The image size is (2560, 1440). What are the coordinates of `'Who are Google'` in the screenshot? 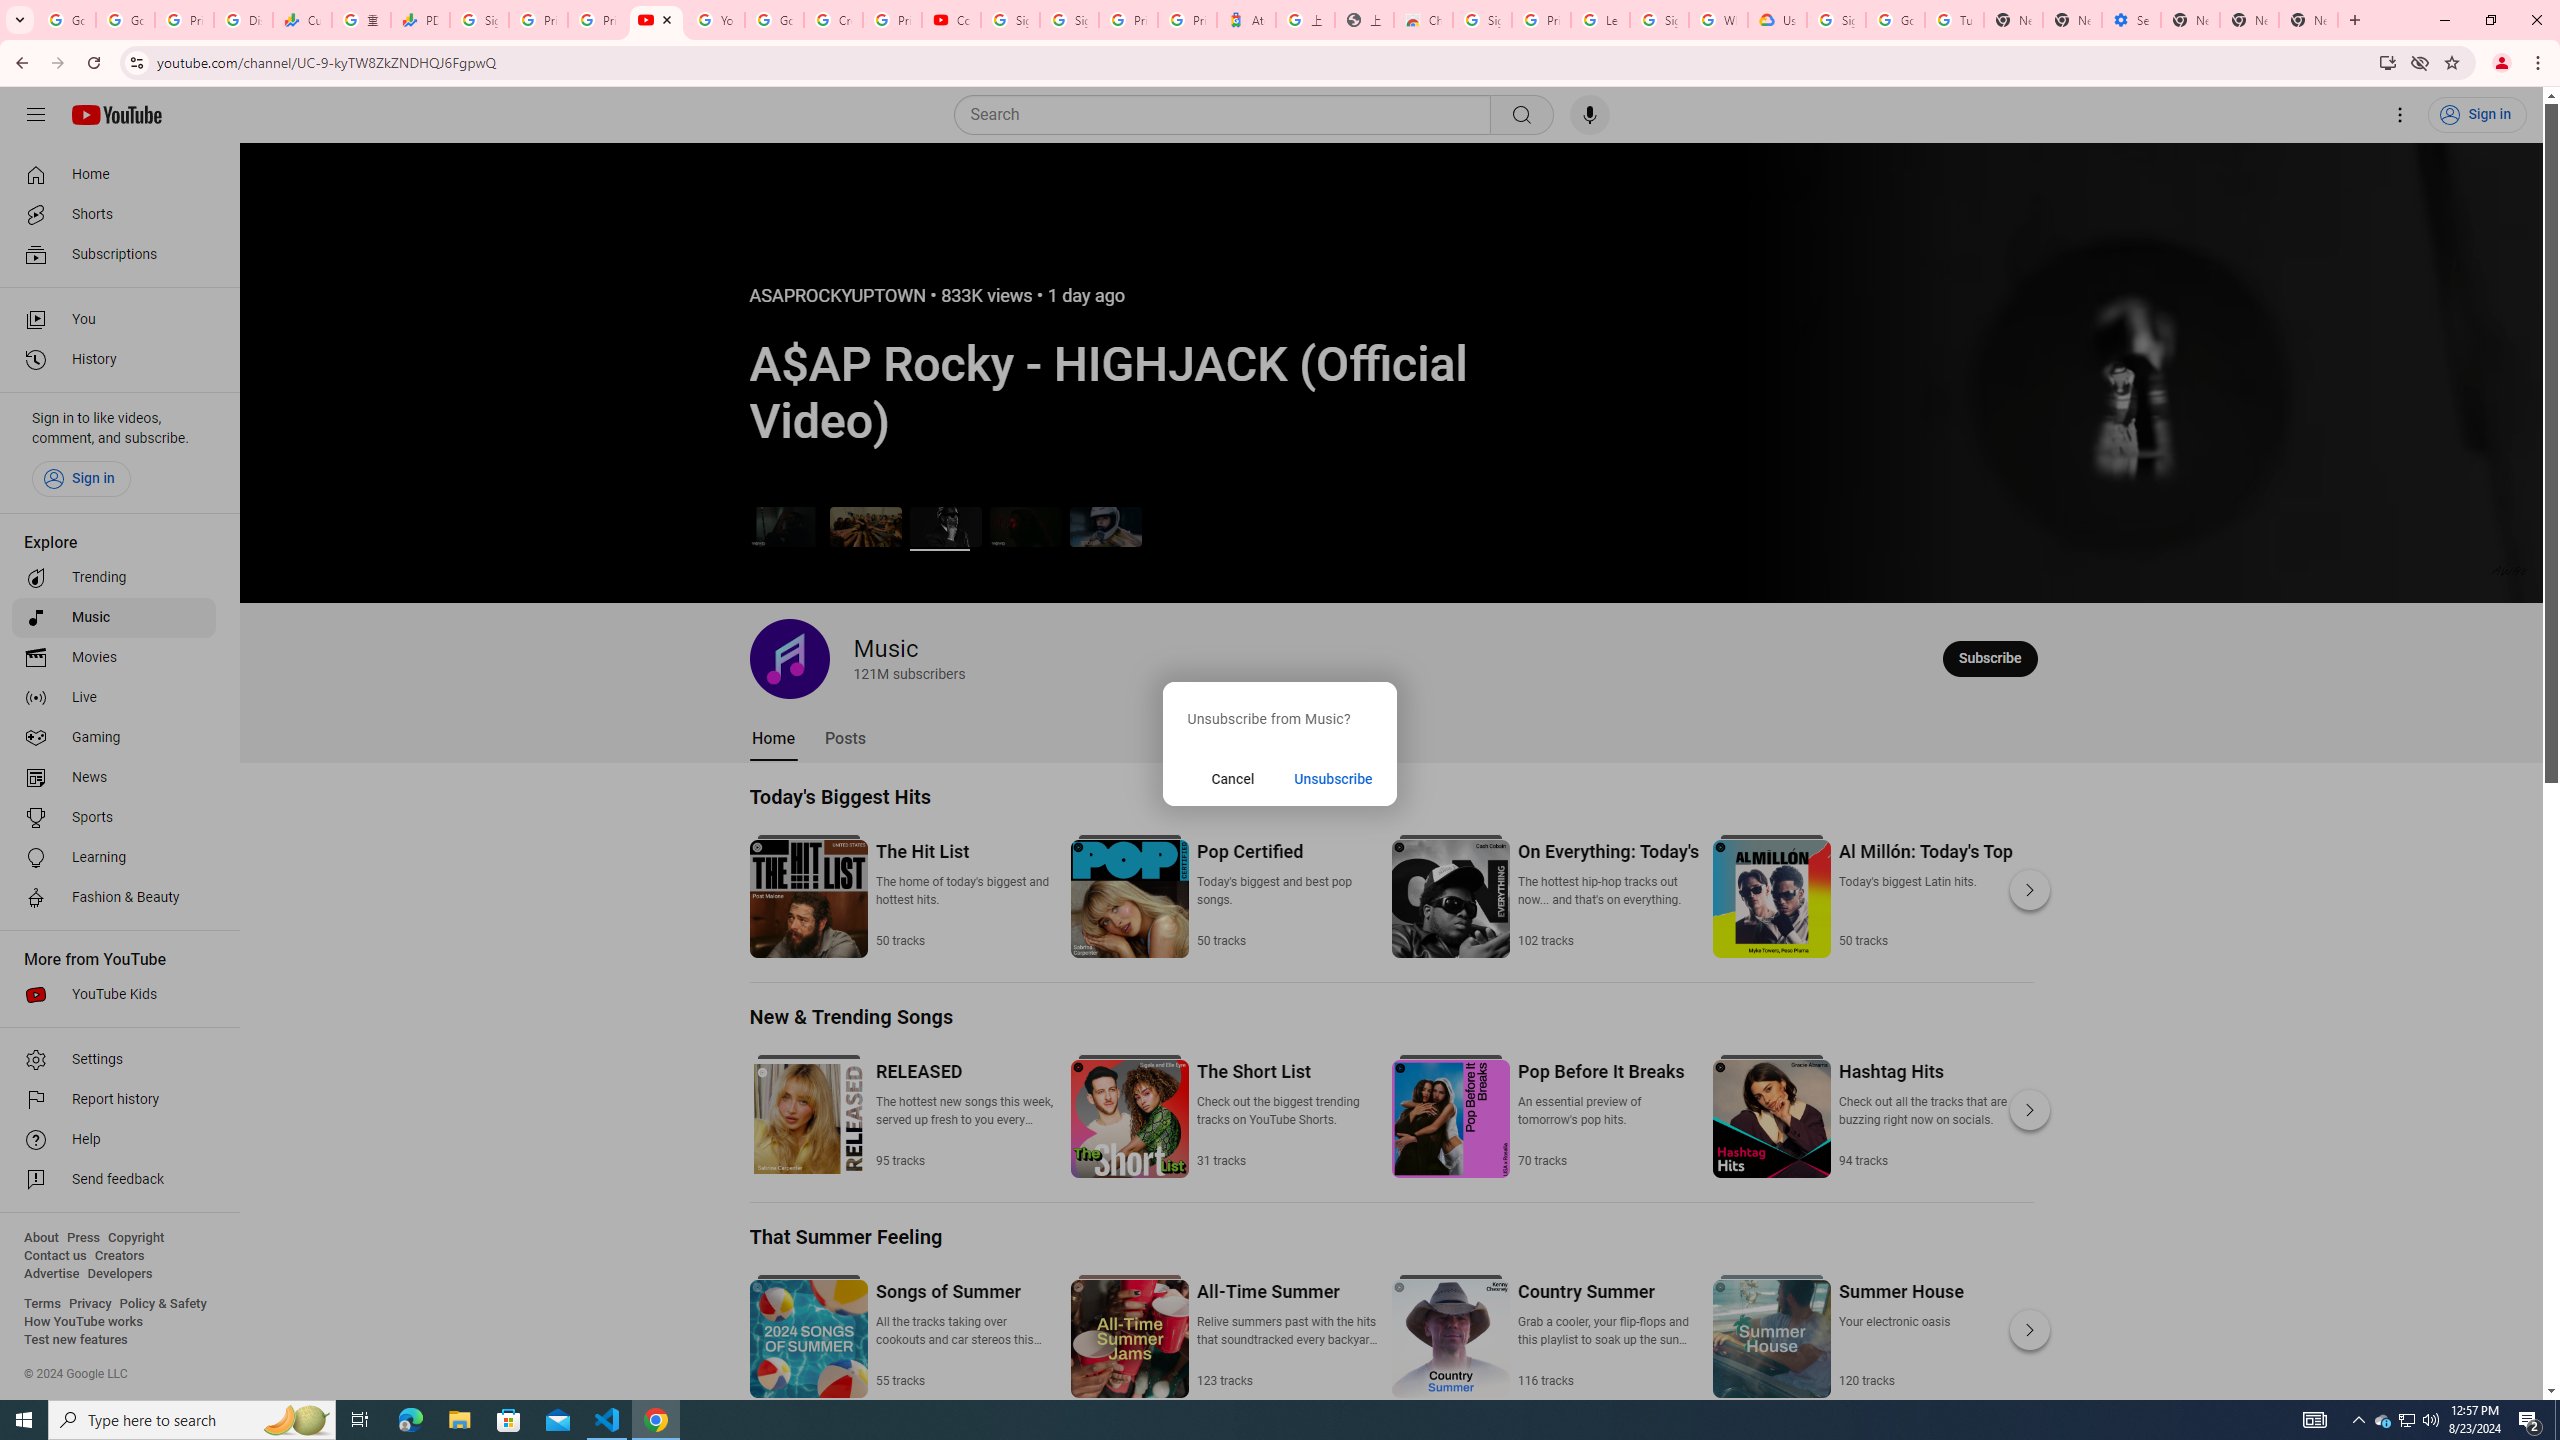 It's located at (1716, 19).